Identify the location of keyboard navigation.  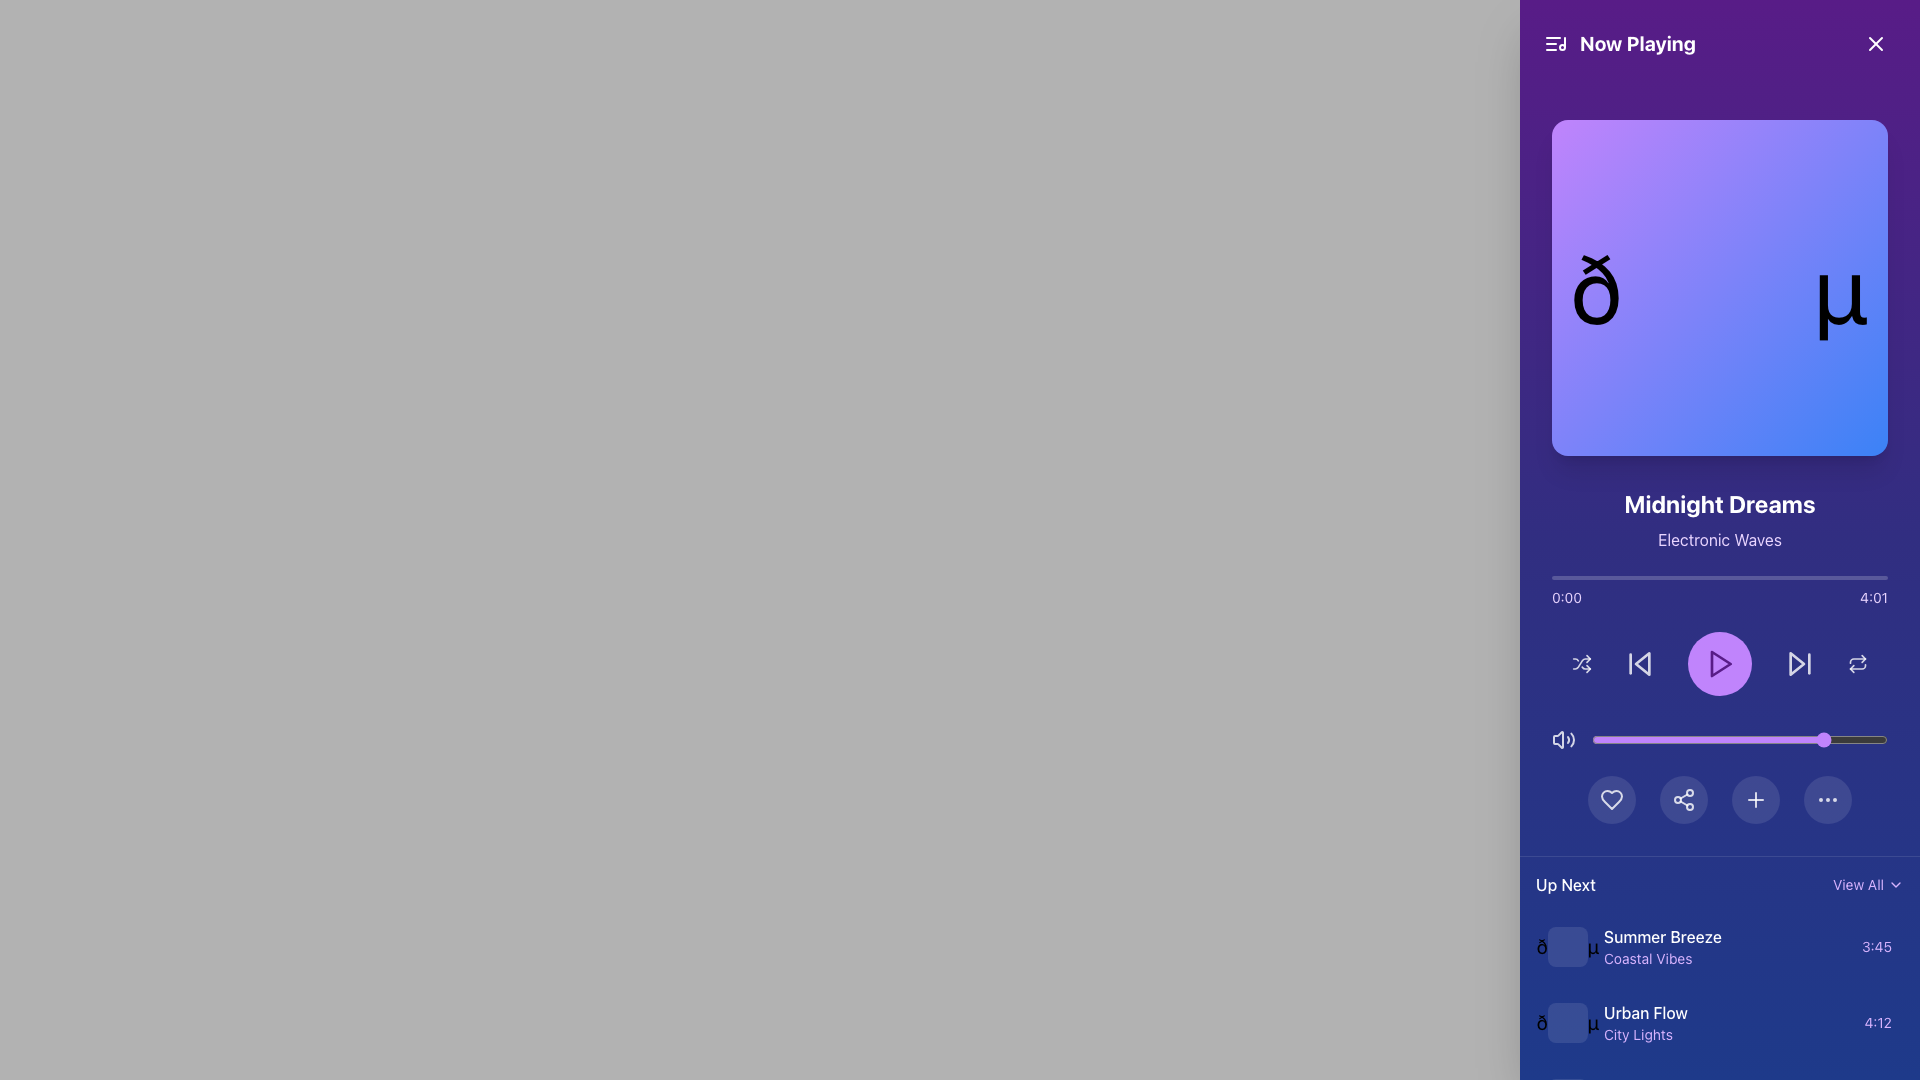
(1723, 958).